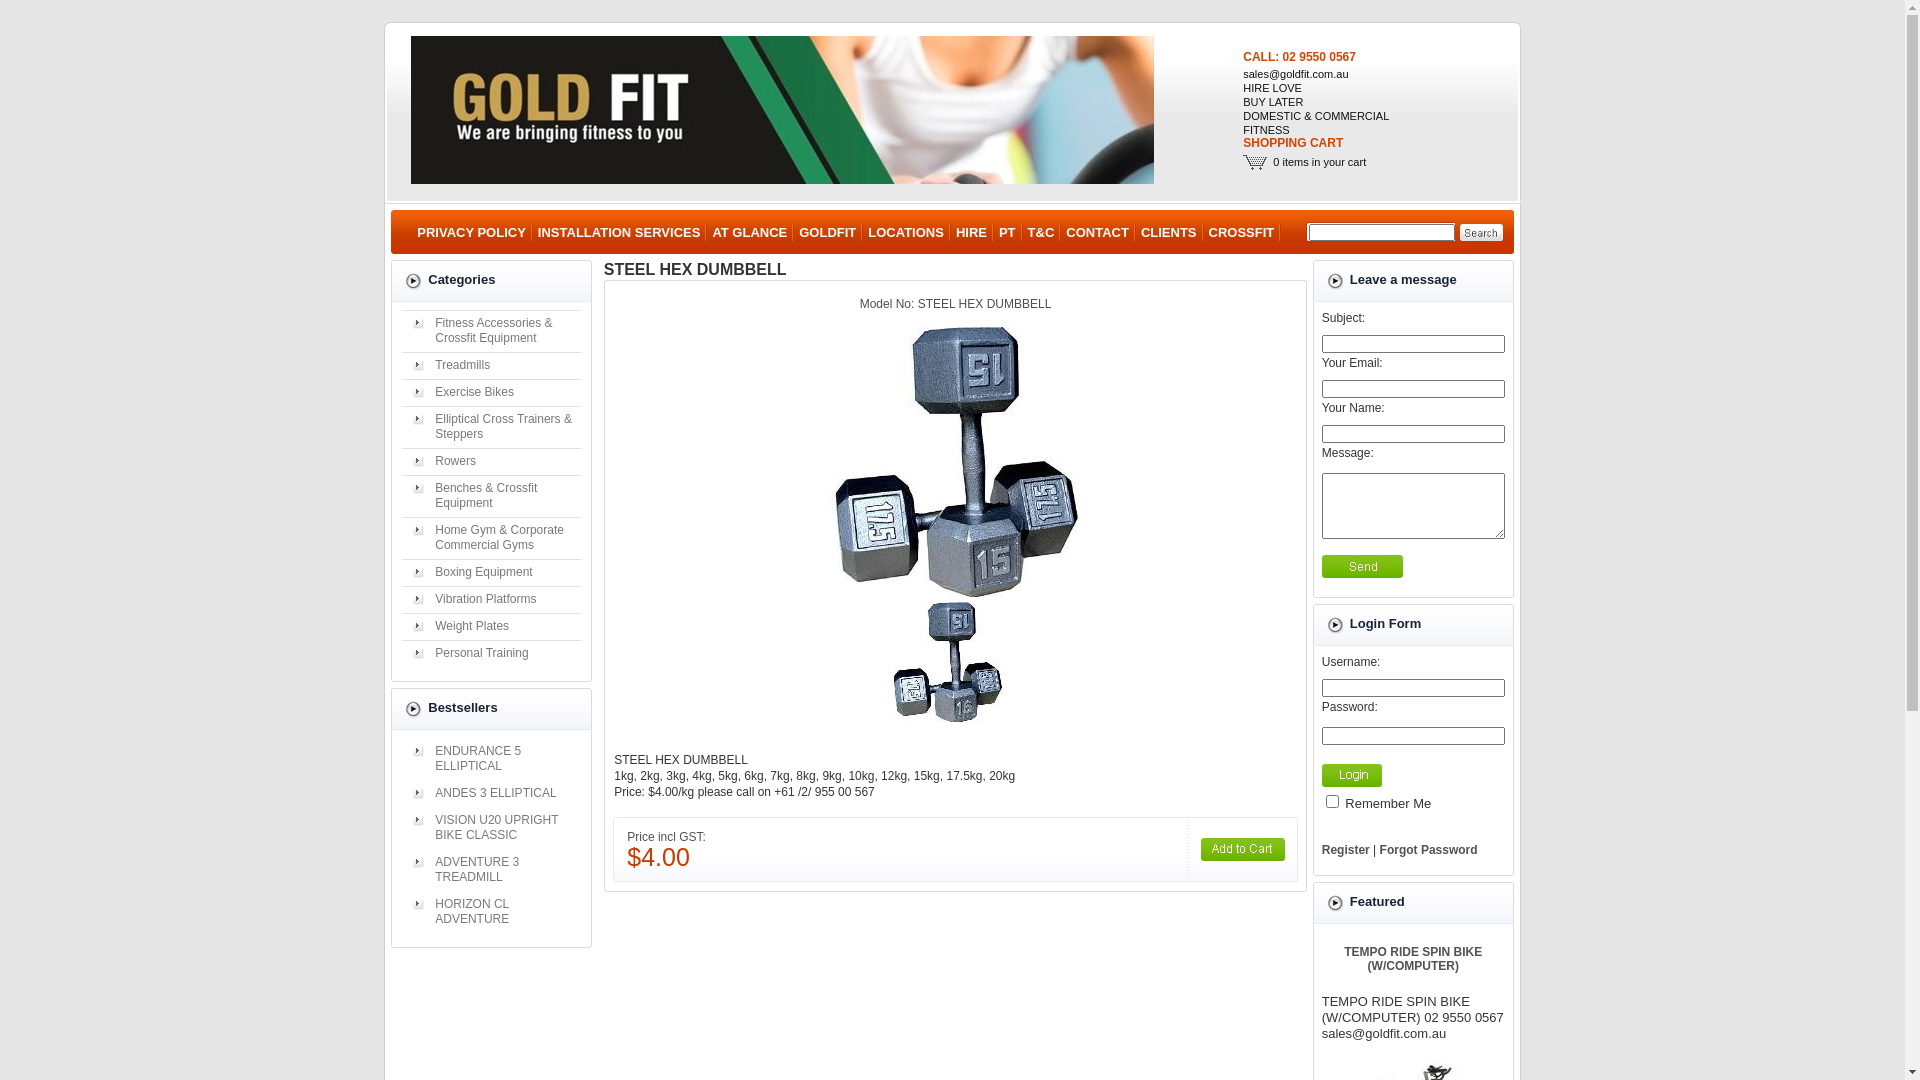  I want to click on 'Exercise Bikes', so click(491, 392).